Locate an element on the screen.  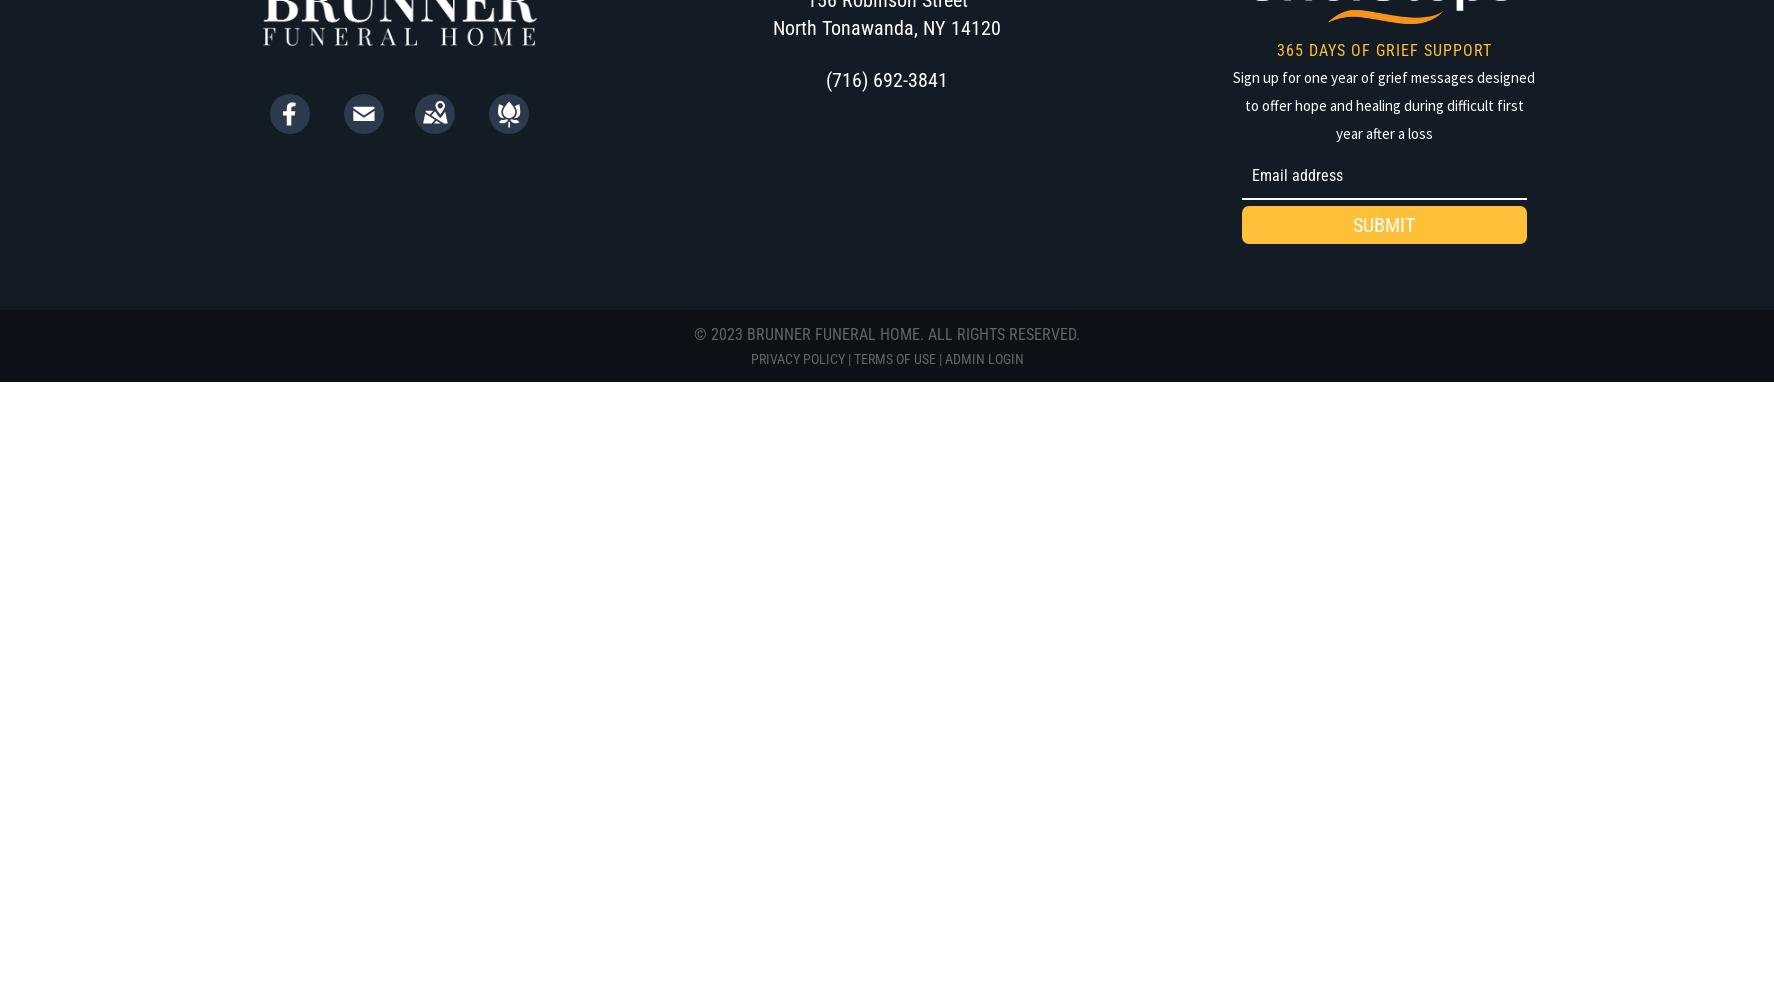
'Sign up for one year of grief messages designed to offer hope and healing during difficult first year after a loss' is located at coordinates (1384, 103).